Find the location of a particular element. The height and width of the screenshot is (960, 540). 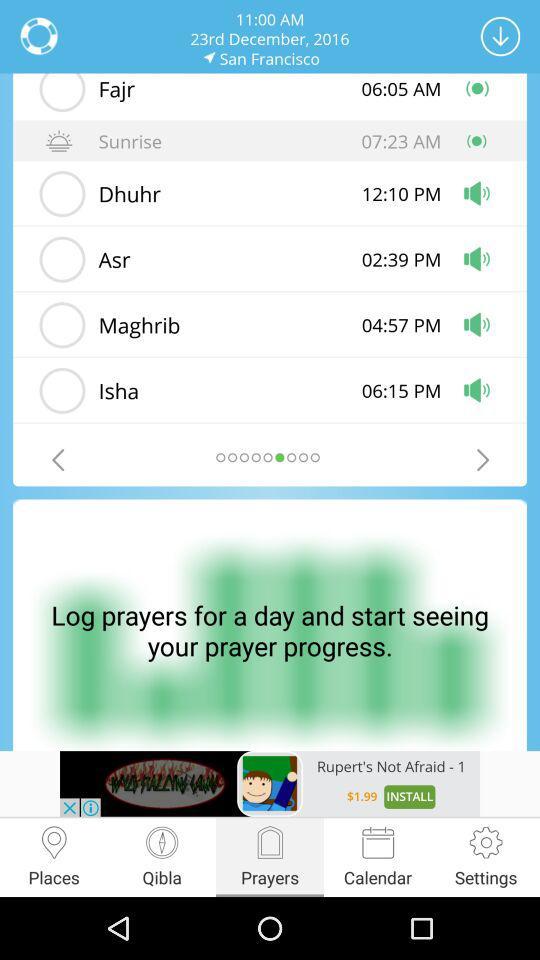

the arrow_forward icon is located at coordinates (479, 459).